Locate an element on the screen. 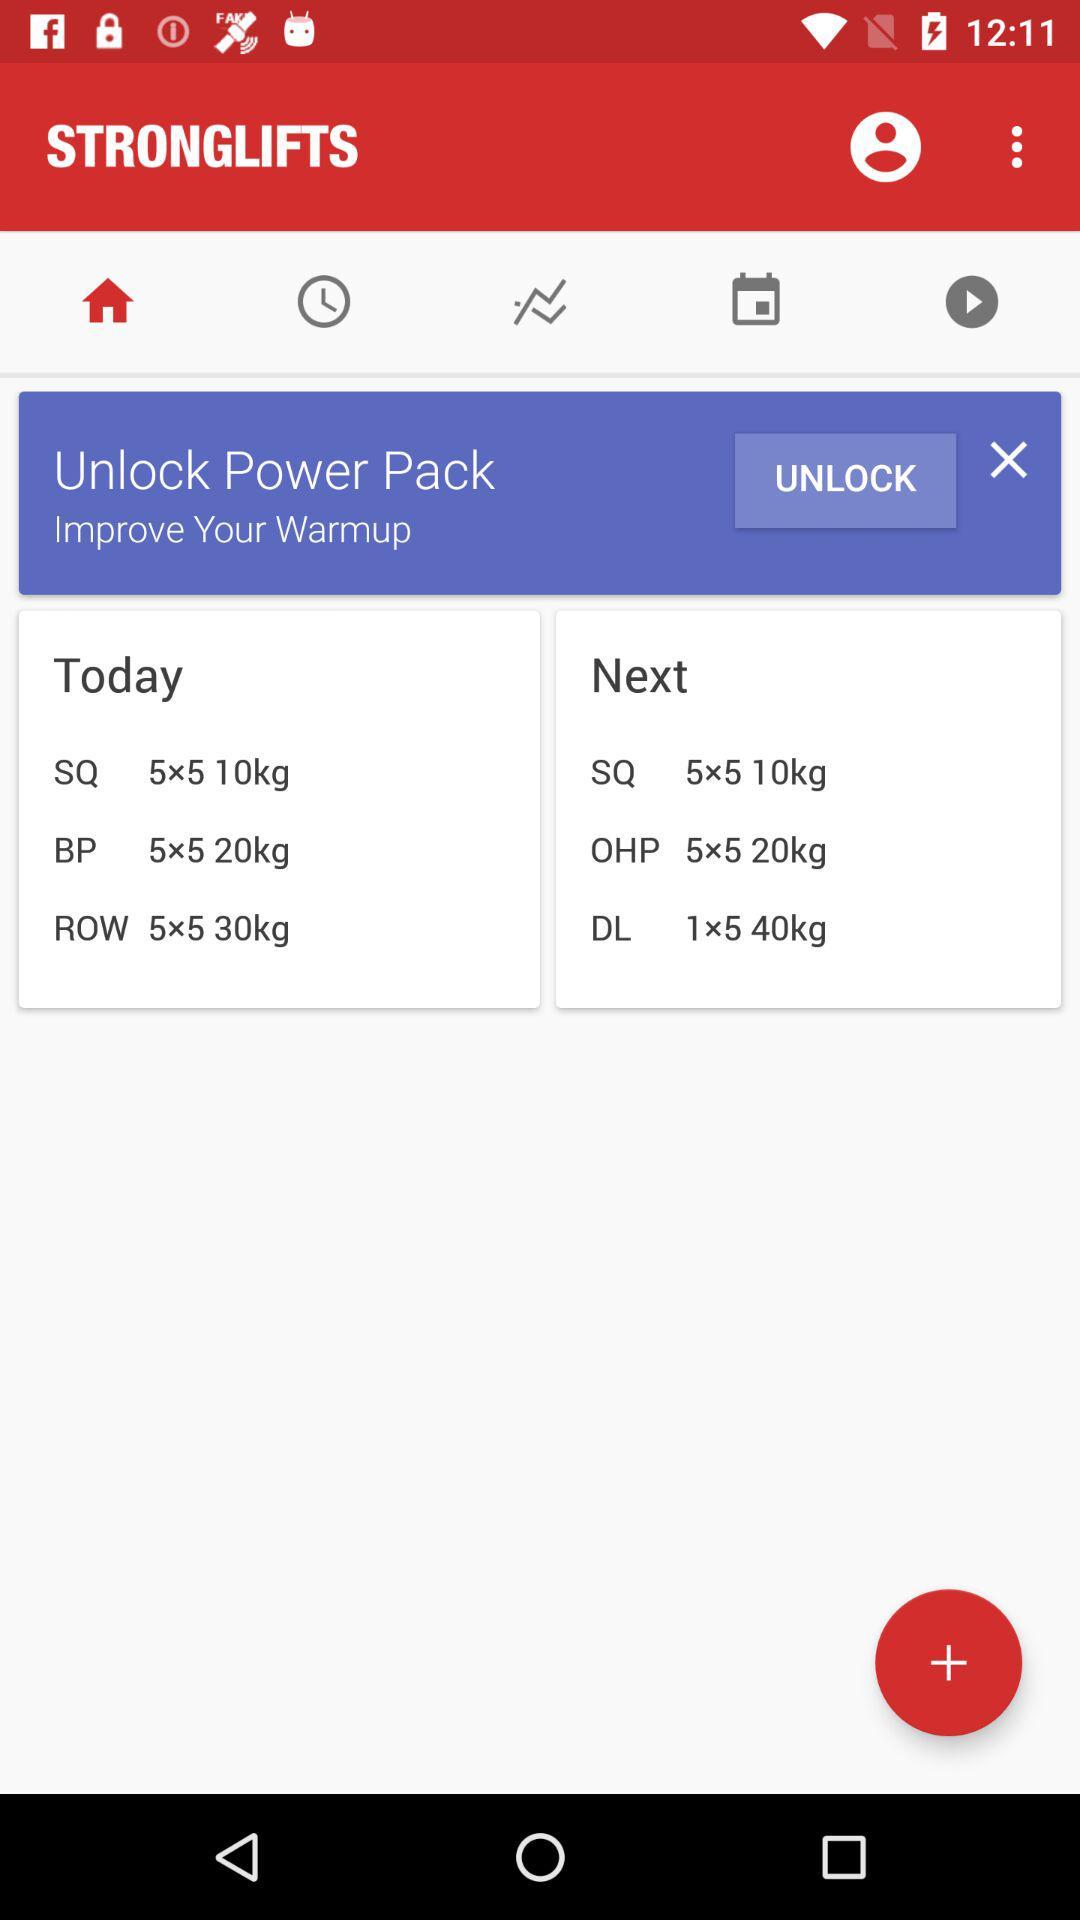  loads videos on the app is located at coordinates (971, 300).